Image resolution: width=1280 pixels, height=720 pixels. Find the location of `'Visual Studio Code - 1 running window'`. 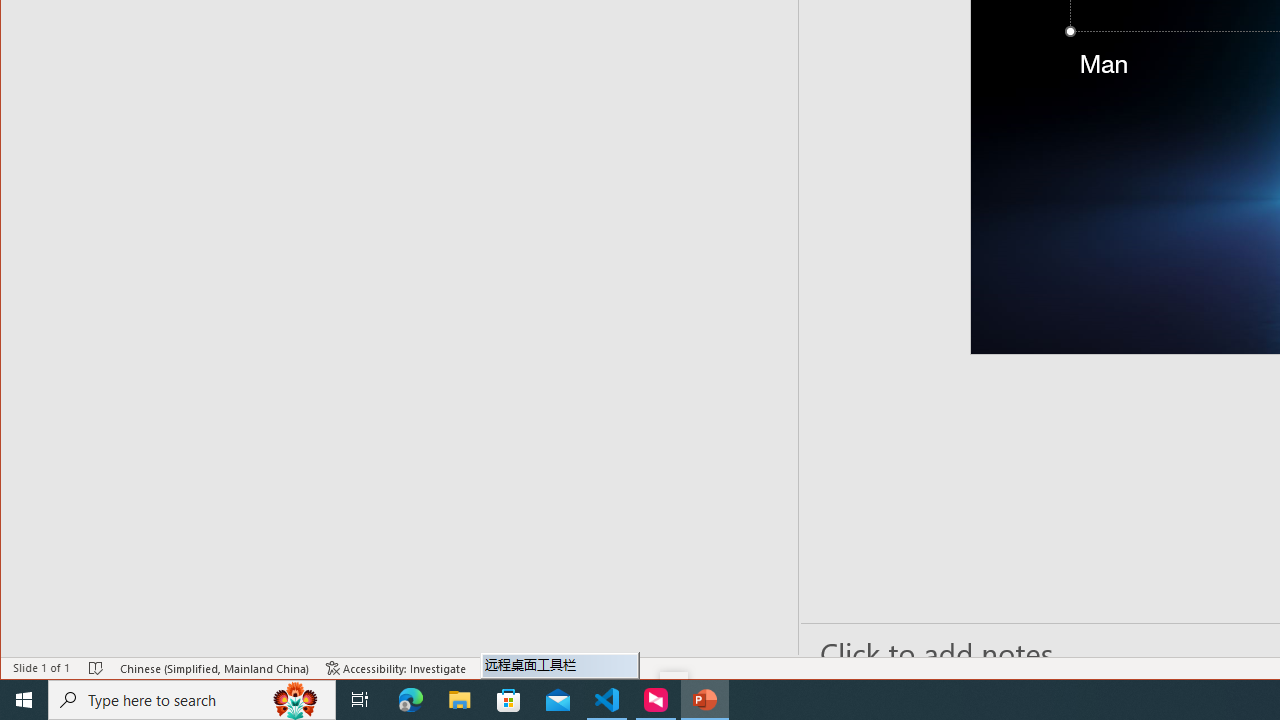

'Visual Studio Code - 1 running window' is located at coordinates (606, 698).